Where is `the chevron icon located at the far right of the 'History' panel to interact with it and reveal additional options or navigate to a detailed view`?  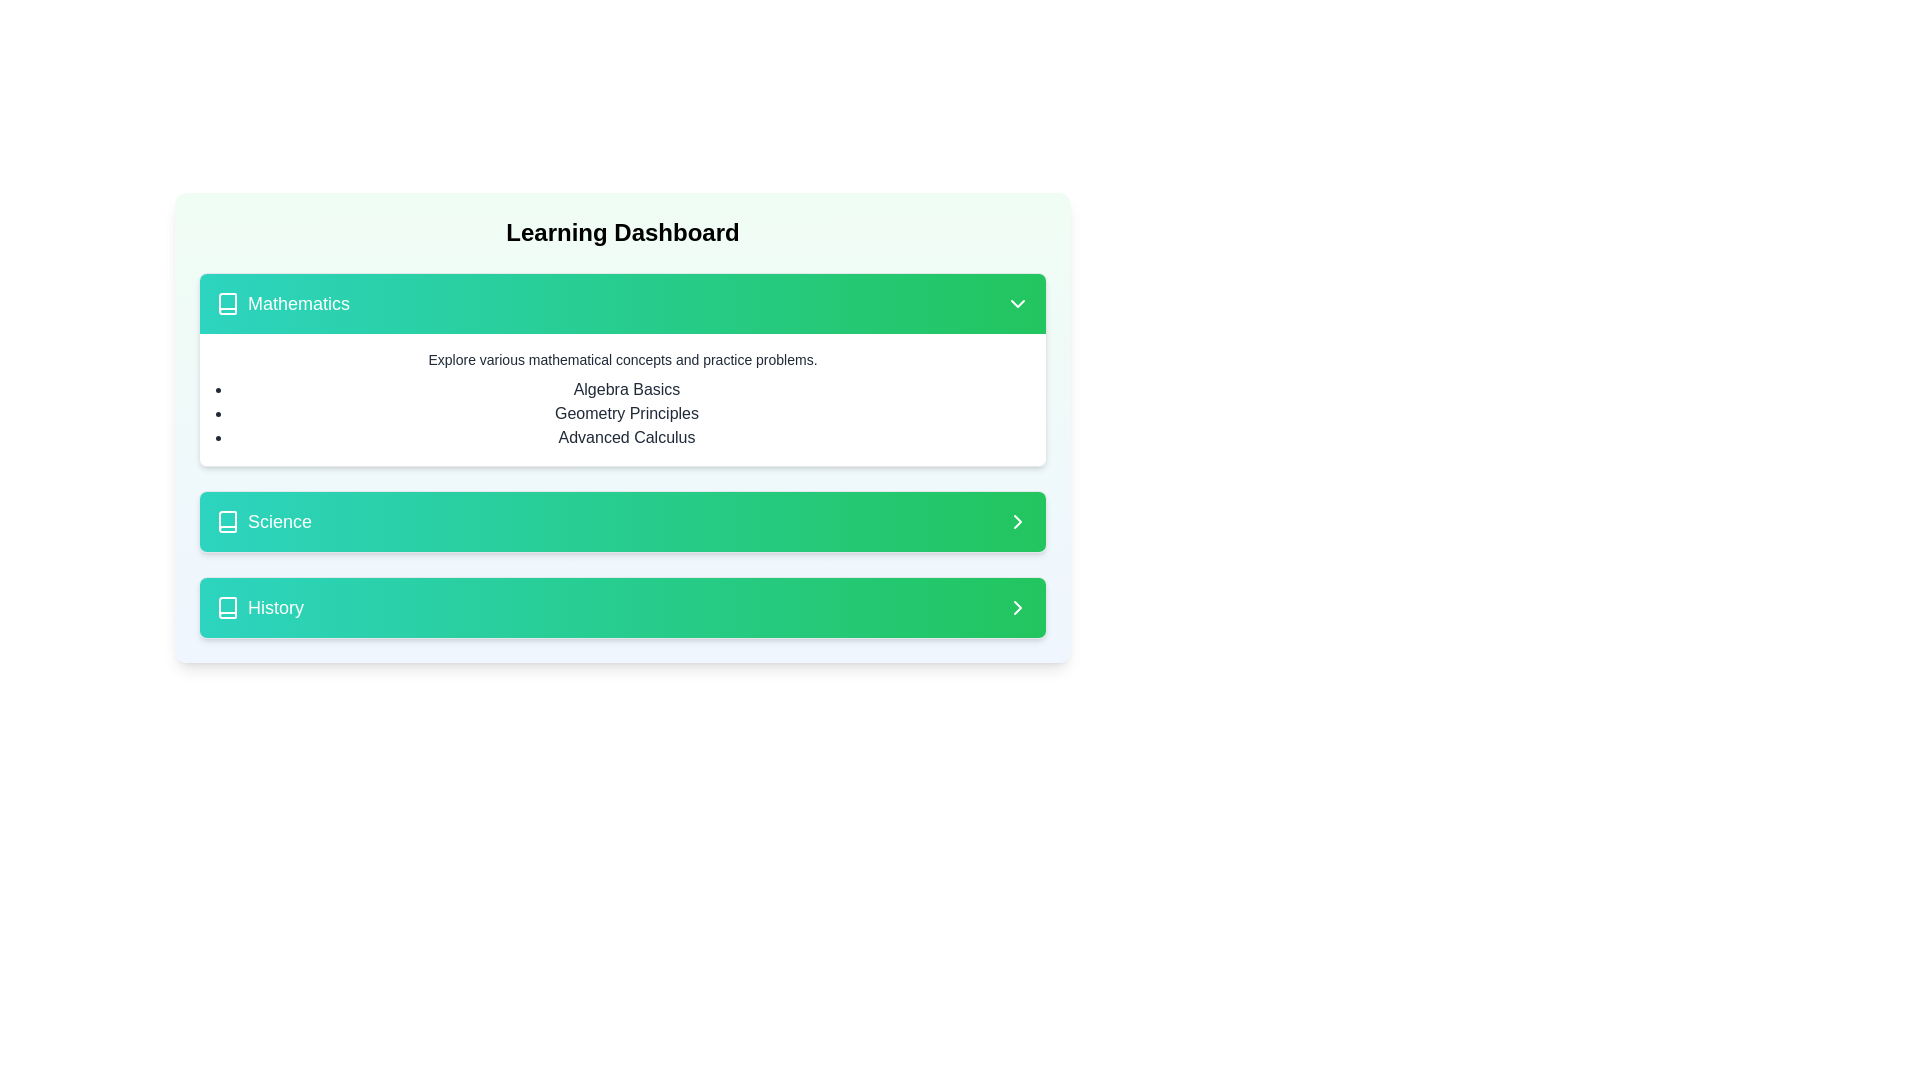
the chevron icon located at the far right of the 'History' panel to interact with it and reveal additional options or navigate to a detailed view is located at coordinates (1017, 520).